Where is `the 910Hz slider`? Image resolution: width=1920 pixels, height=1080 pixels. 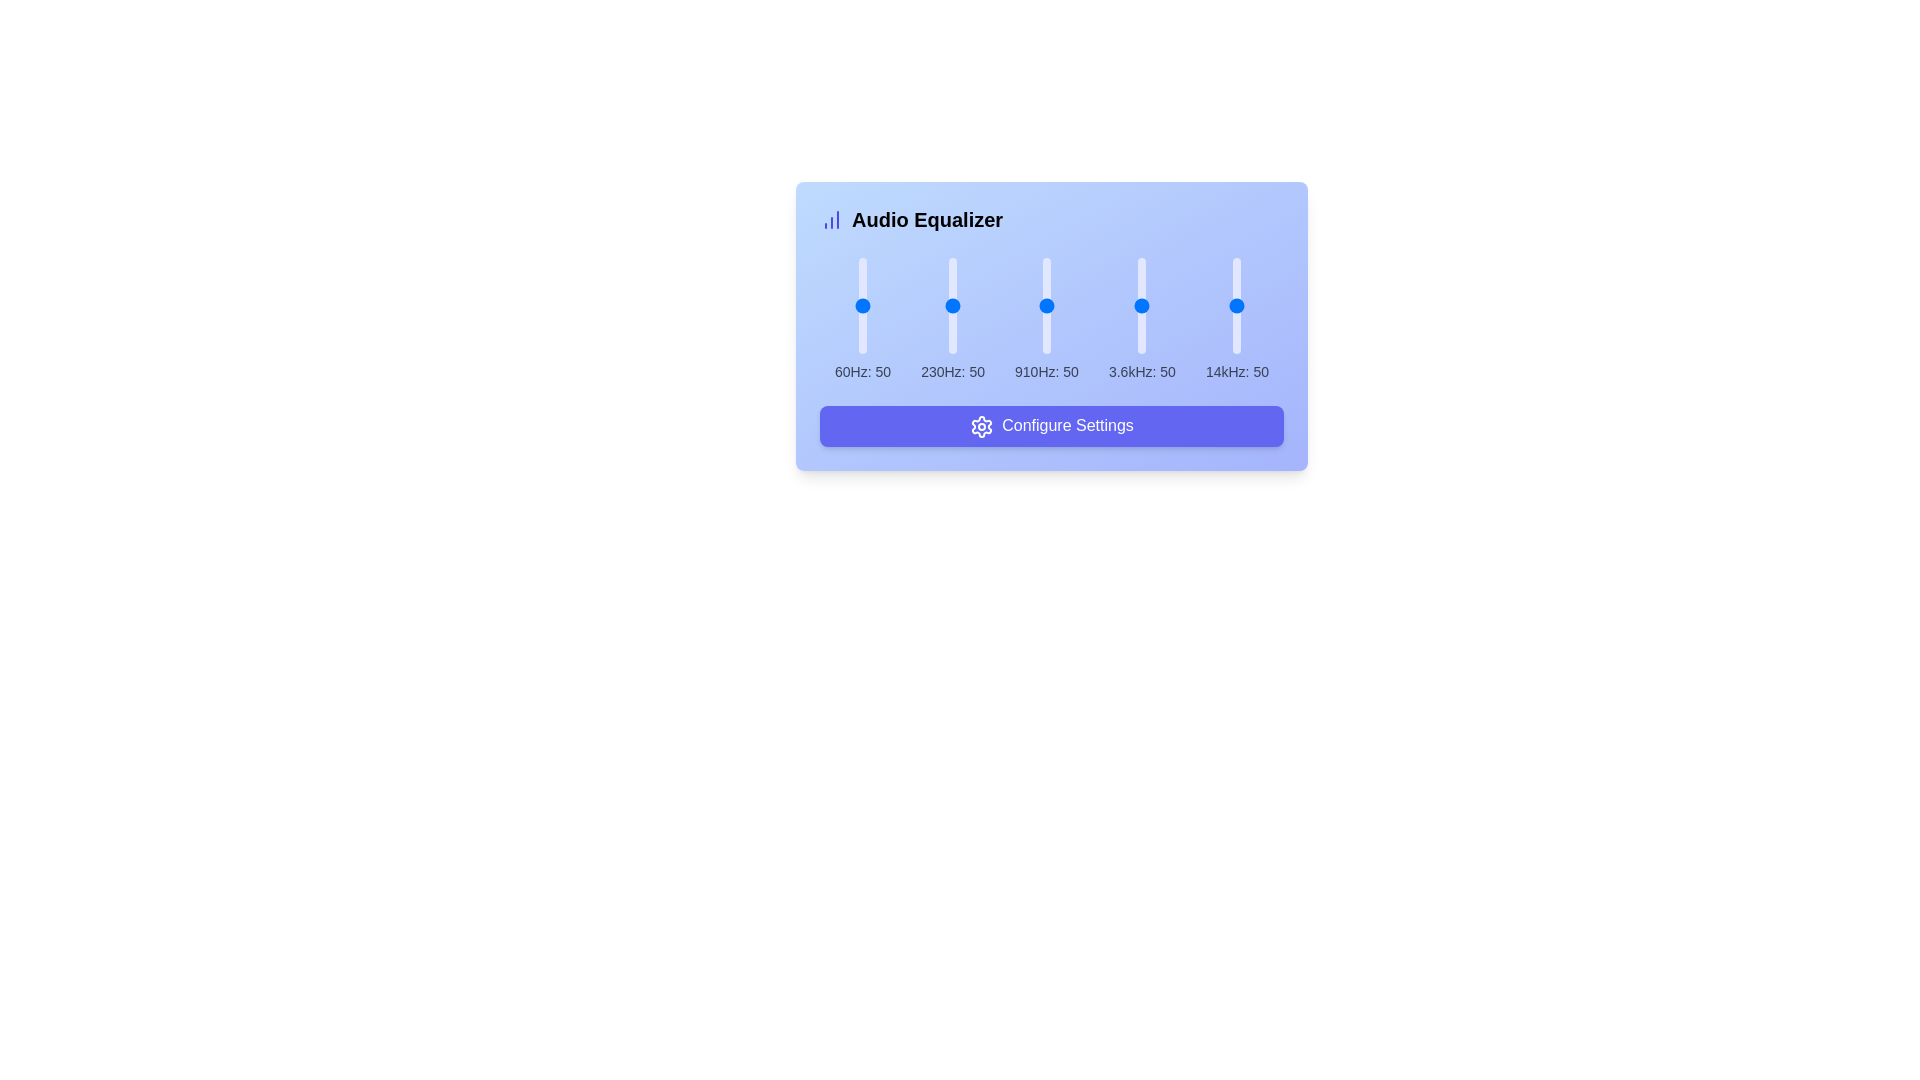 the 910Hz slider is located at coordinates (1045, 299).